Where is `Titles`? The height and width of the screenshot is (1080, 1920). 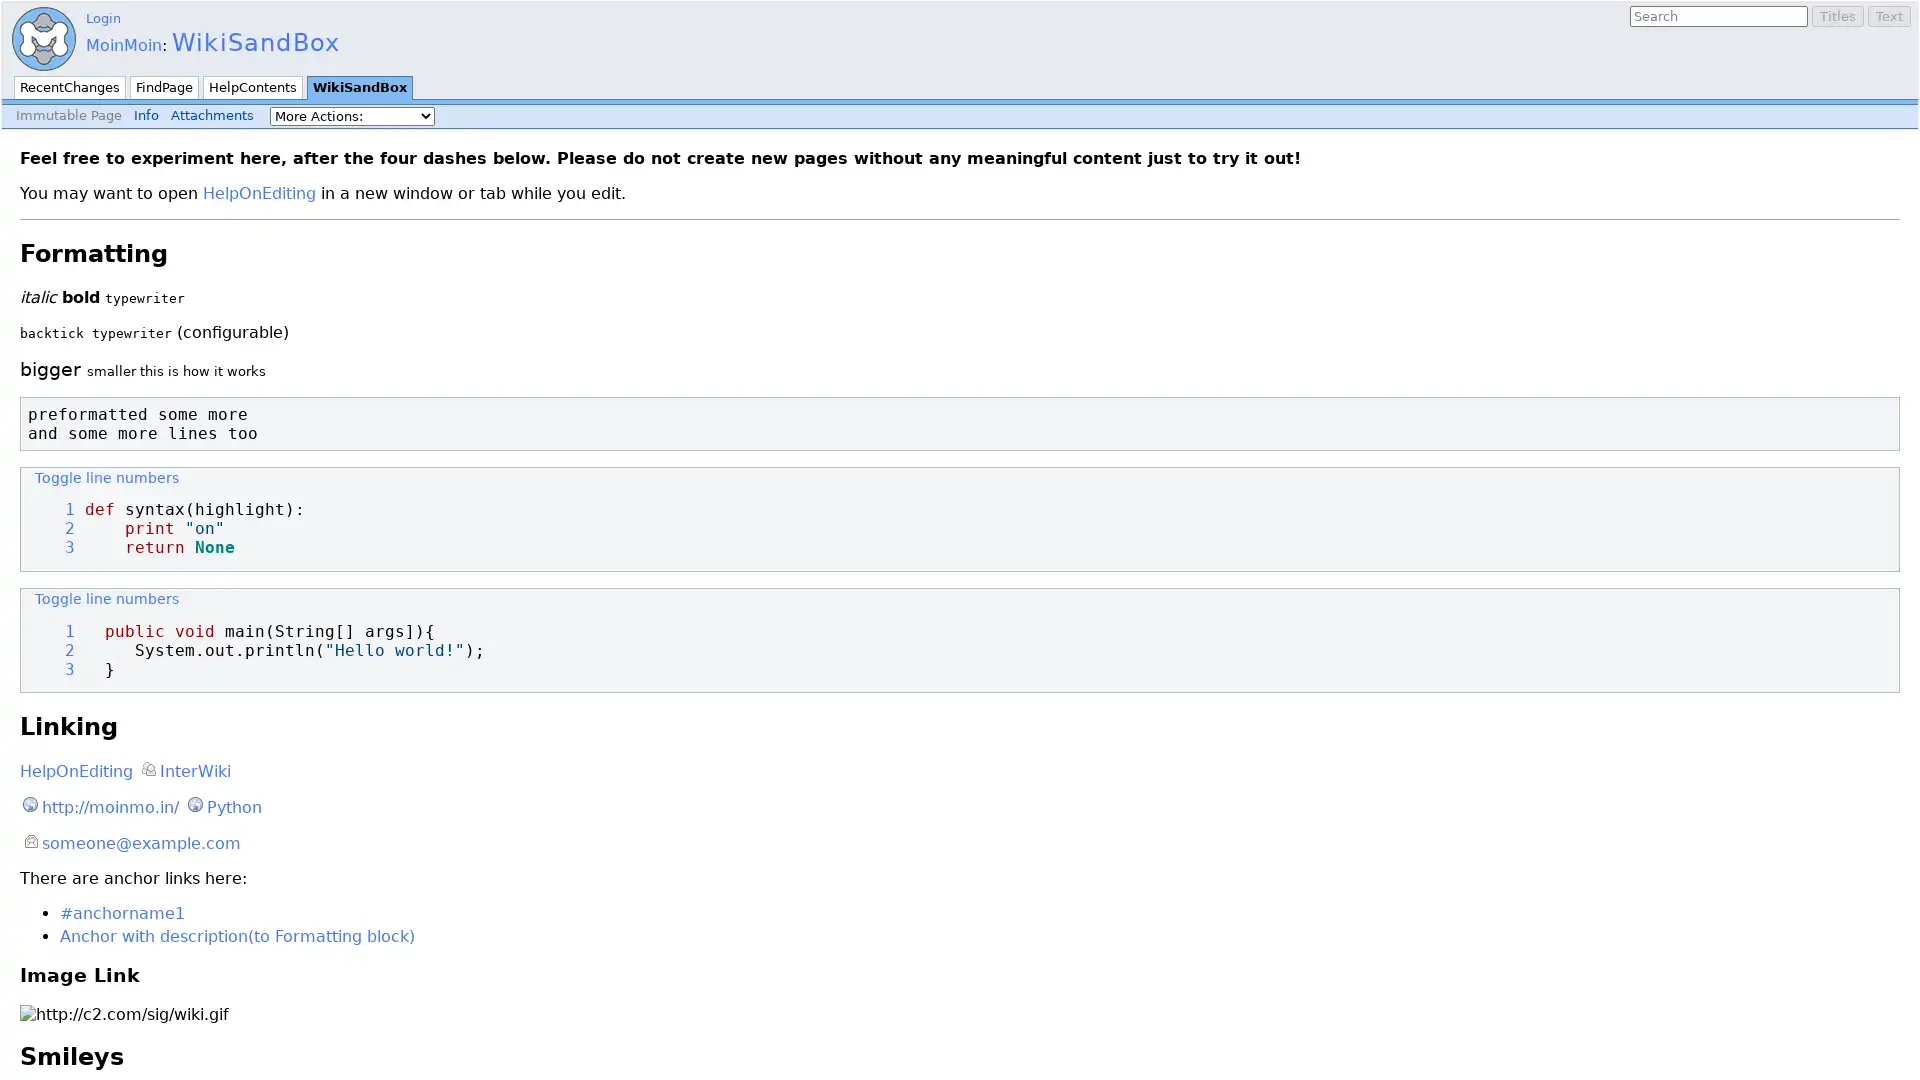 Titles is located at coordinates (1838, 16).